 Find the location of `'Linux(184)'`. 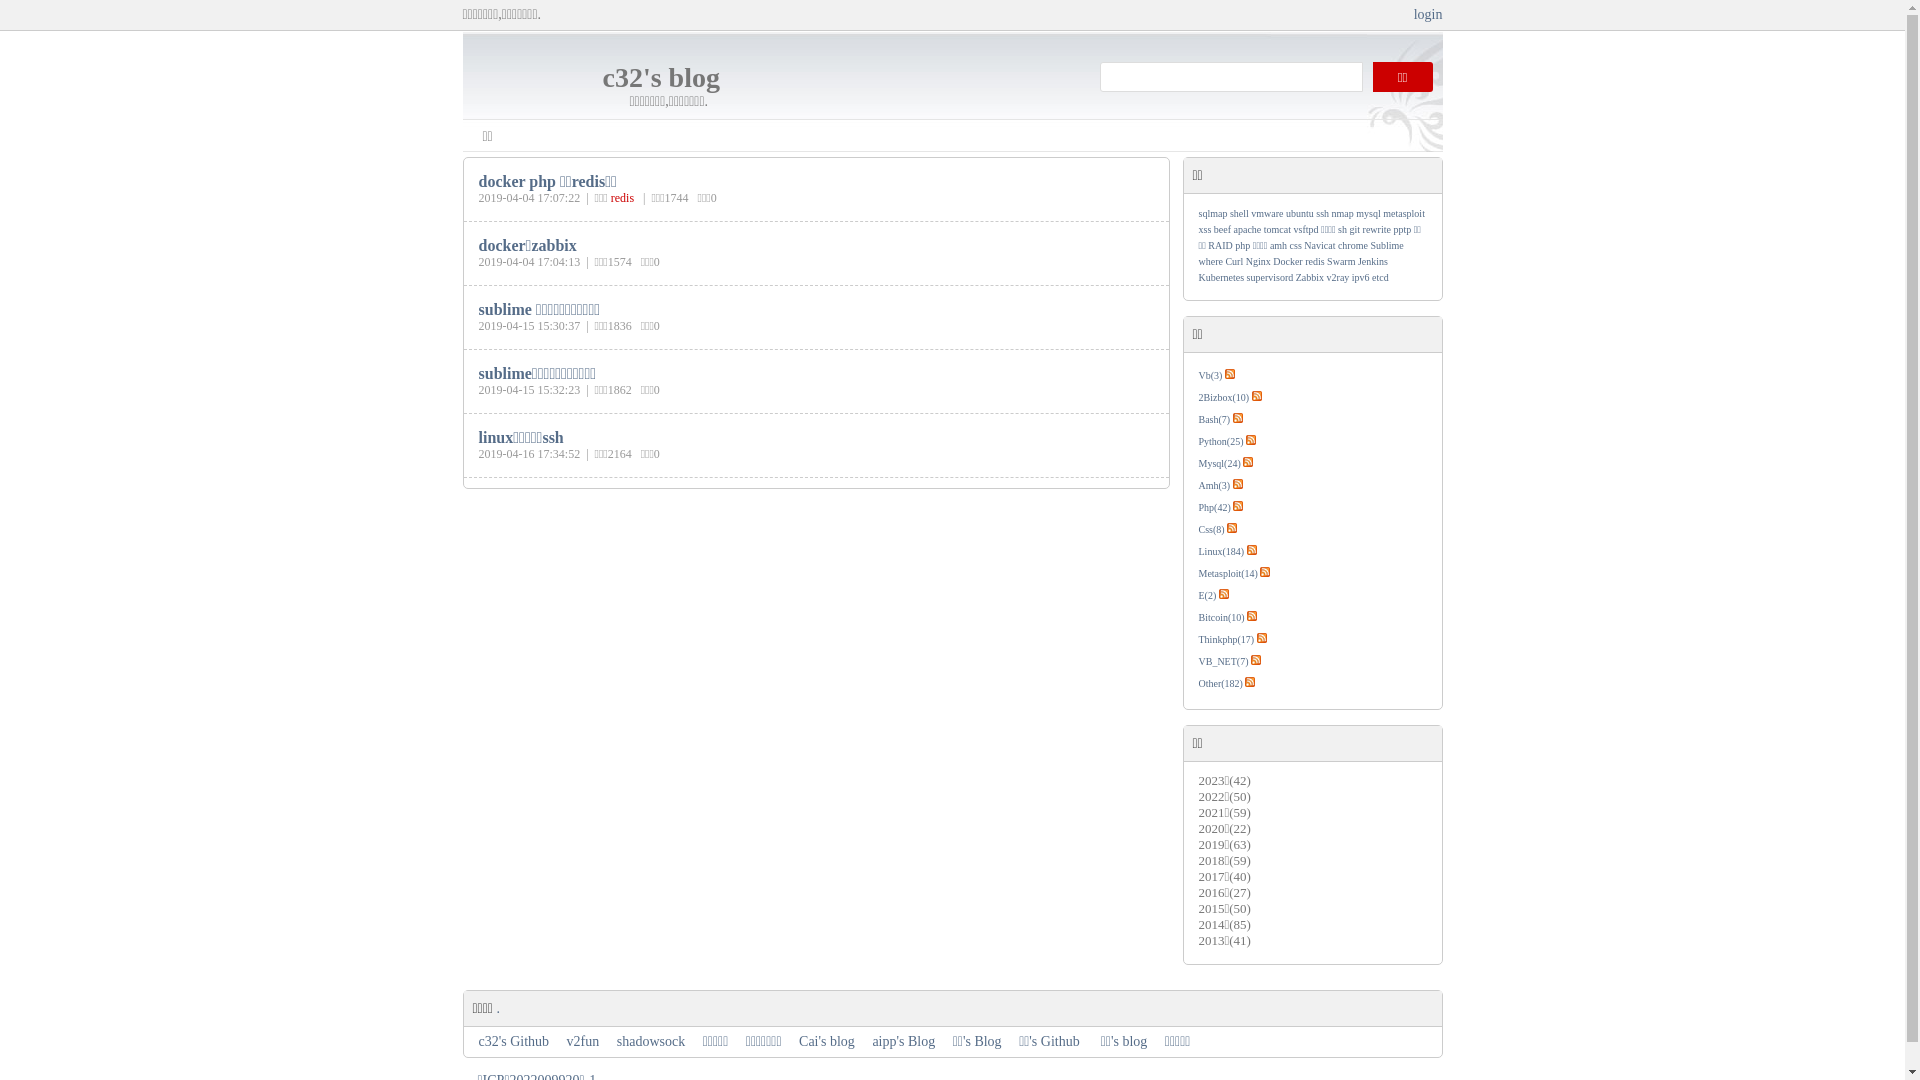

'Linux(184)' is located at coordinates (1198, 551).